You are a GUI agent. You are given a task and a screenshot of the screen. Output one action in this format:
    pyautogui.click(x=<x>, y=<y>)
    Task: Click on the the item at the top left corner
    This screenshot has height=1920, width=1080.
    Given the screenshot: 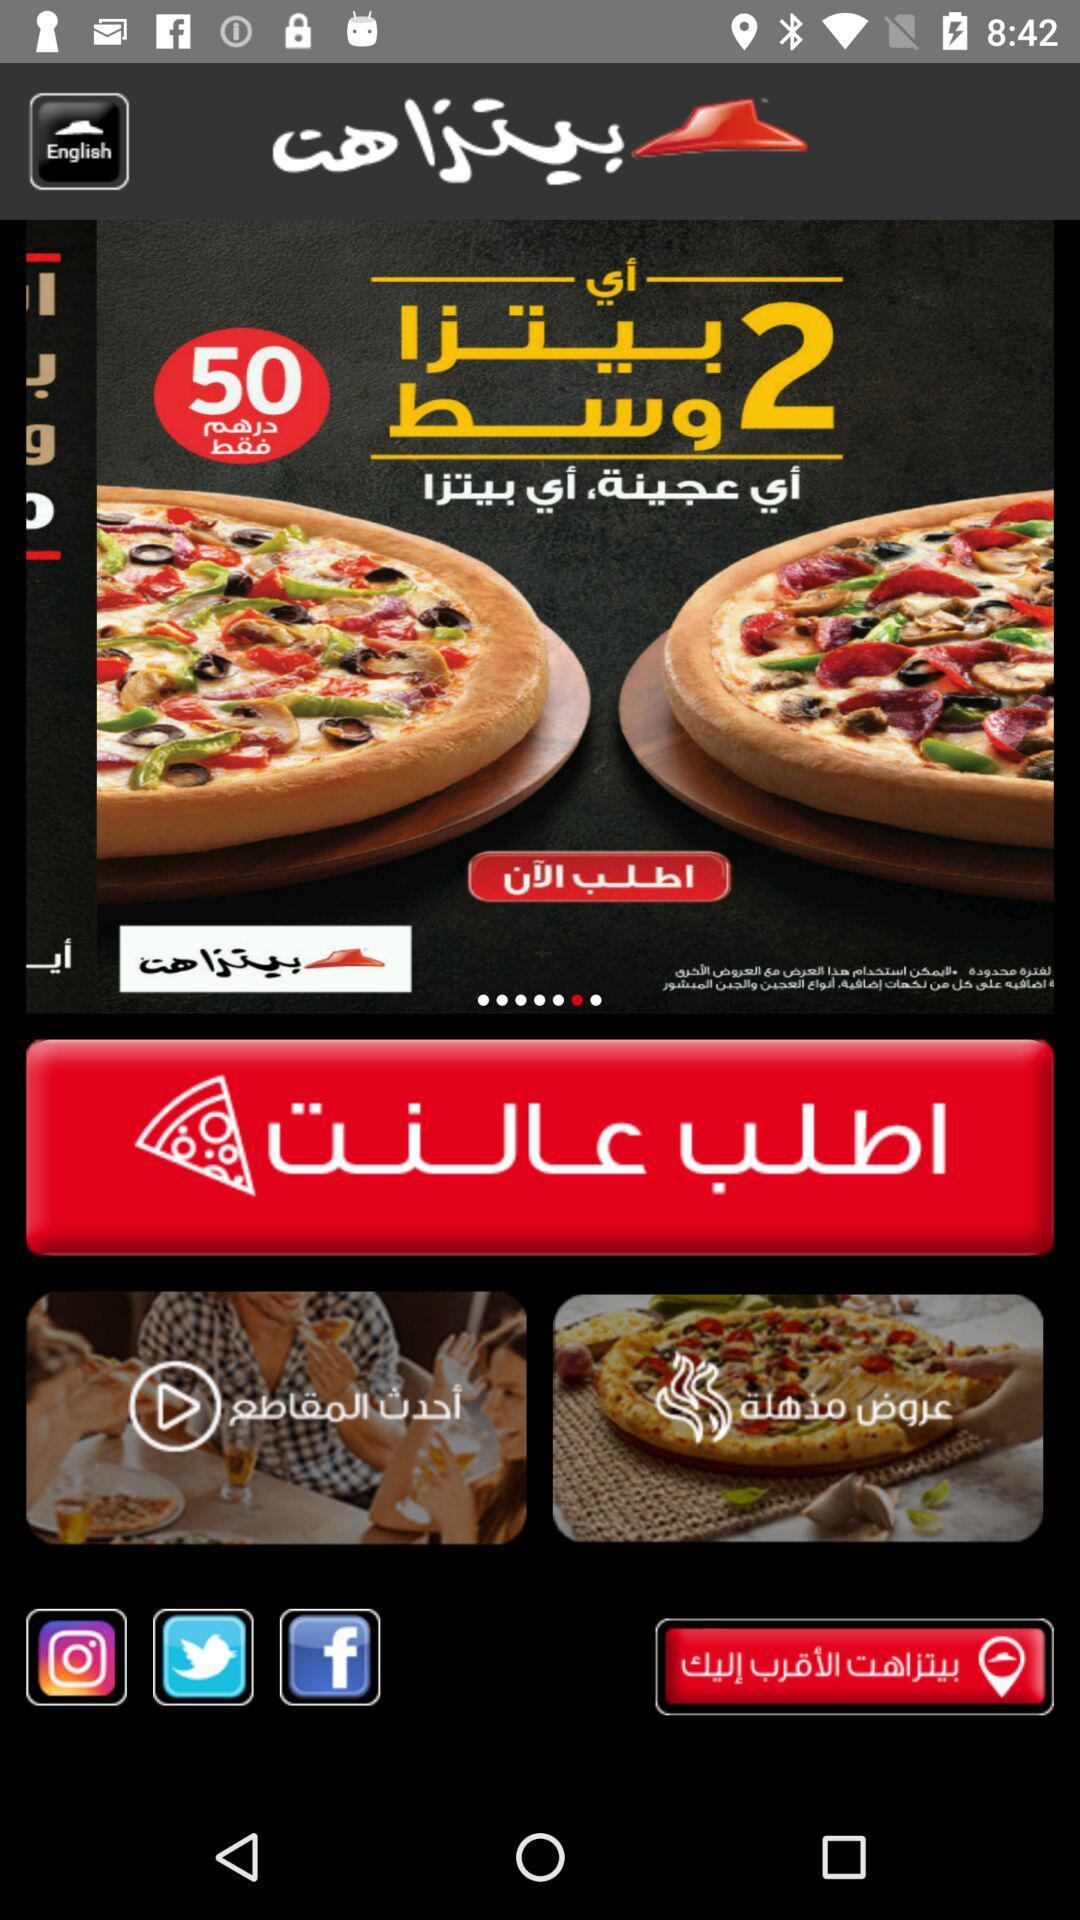 What is the action you would take?
    pyautogui.click(x=77, y=140)
    